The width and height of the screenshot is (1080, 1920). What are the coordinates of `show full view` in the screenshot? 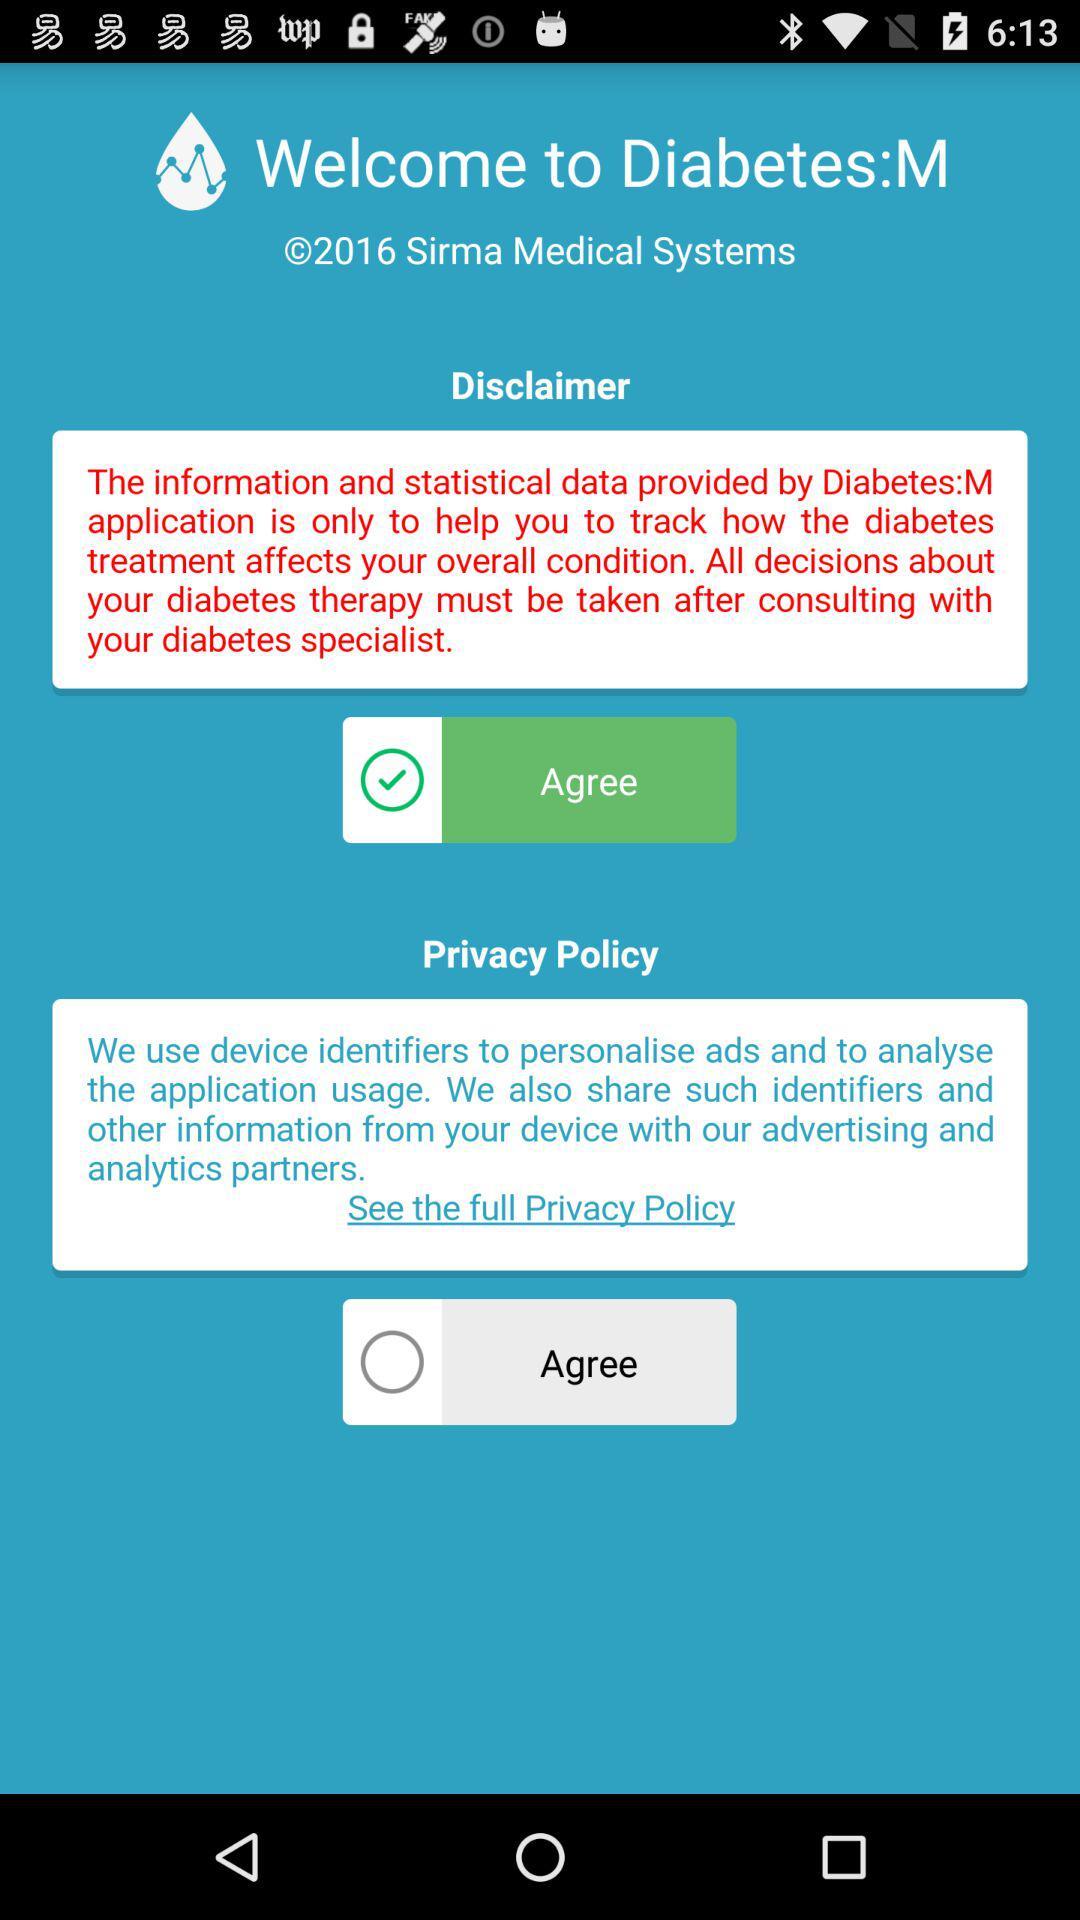 It's located at (540, 562).